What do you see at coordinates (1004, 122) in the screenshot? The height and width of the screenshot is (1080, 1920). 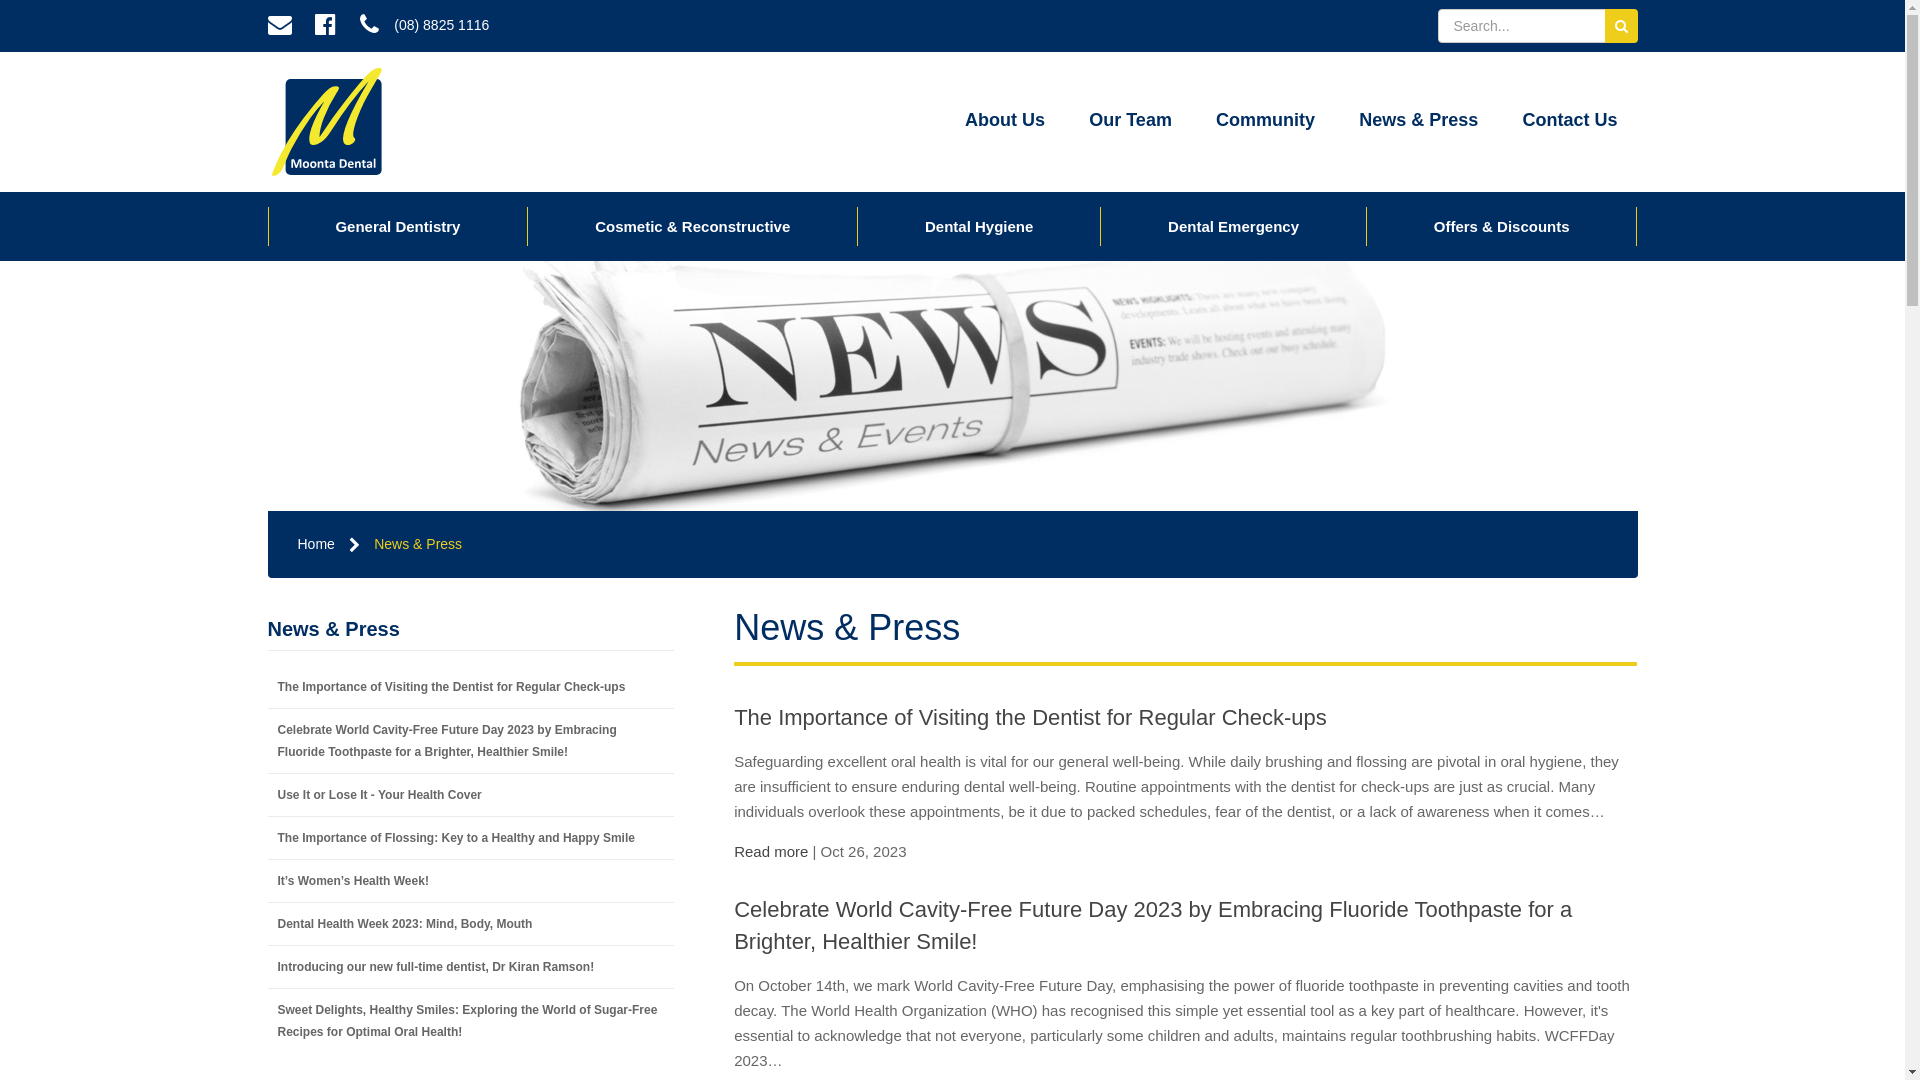 I see `'About Us'` at bounding box center [1004, 122].